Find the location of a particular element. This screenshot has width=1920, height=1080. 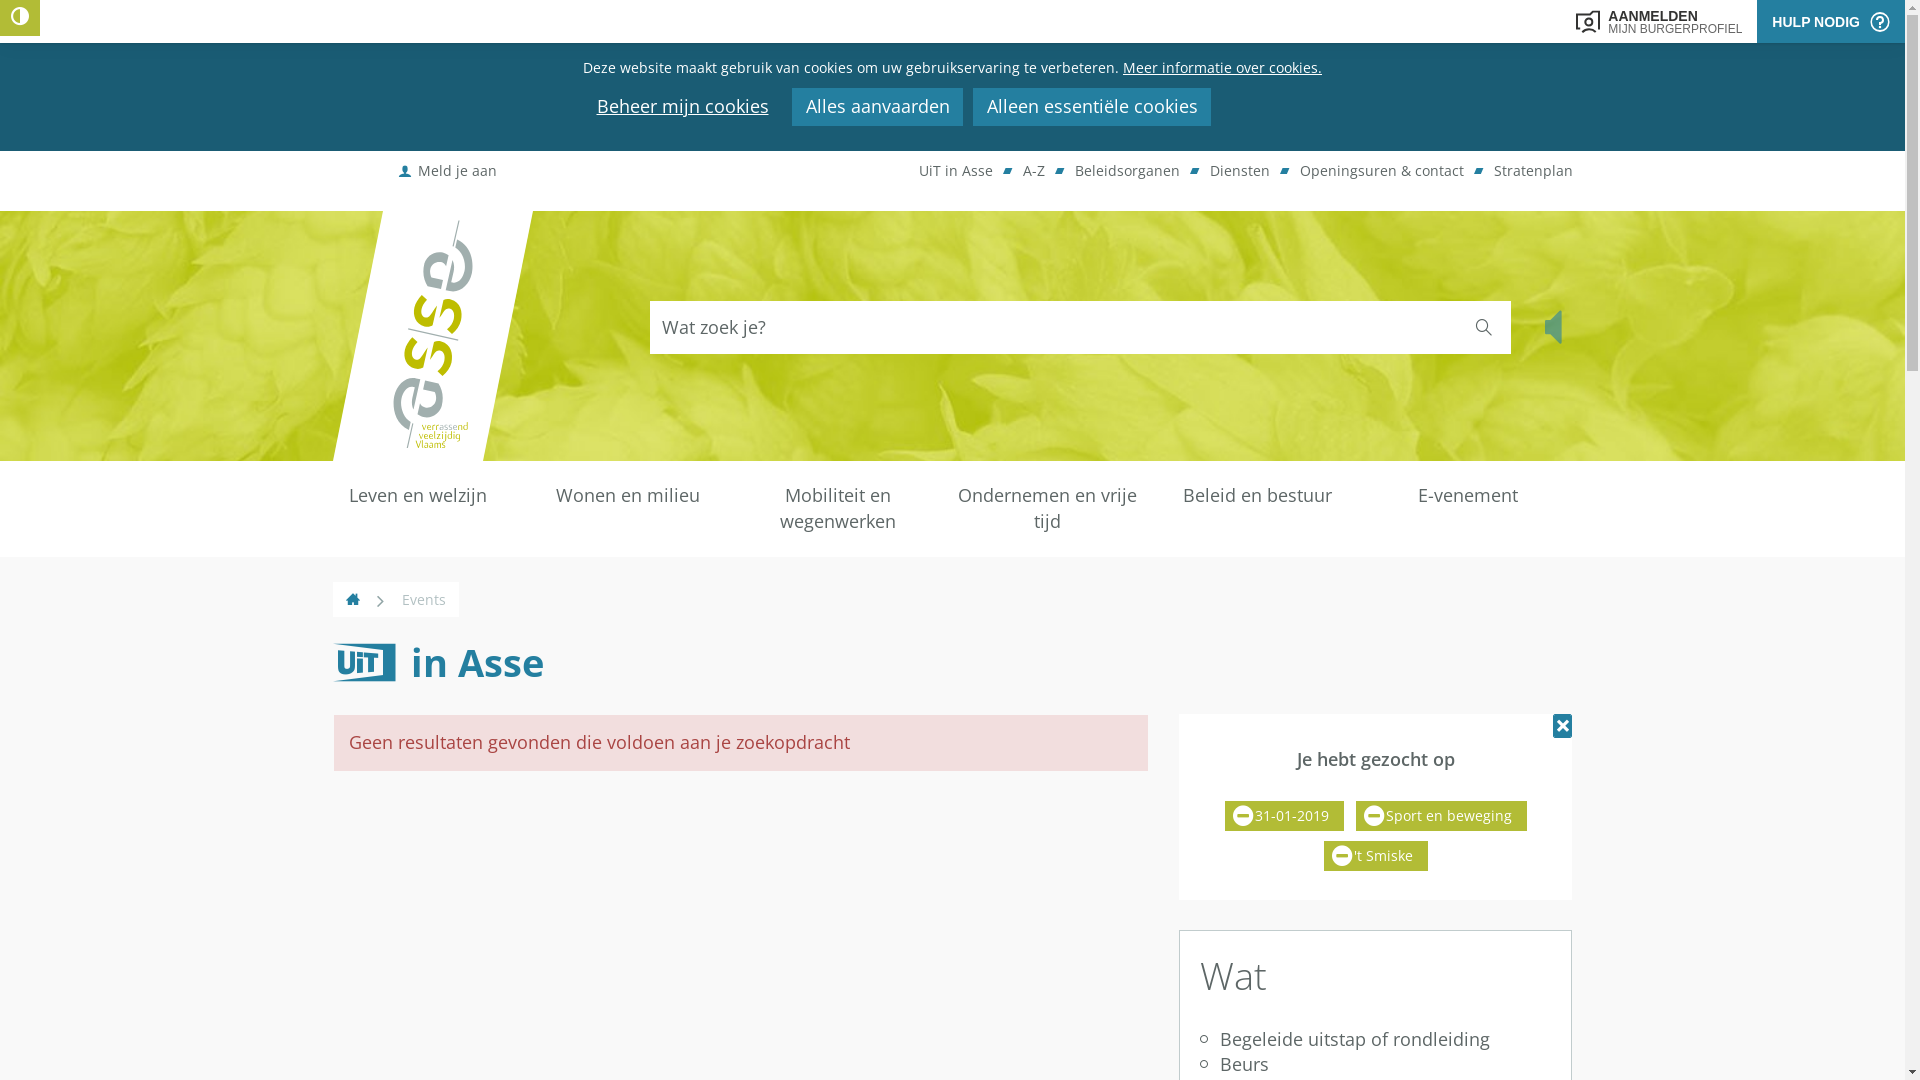

'UiT in Asse' is located at coordinates (954, 170).